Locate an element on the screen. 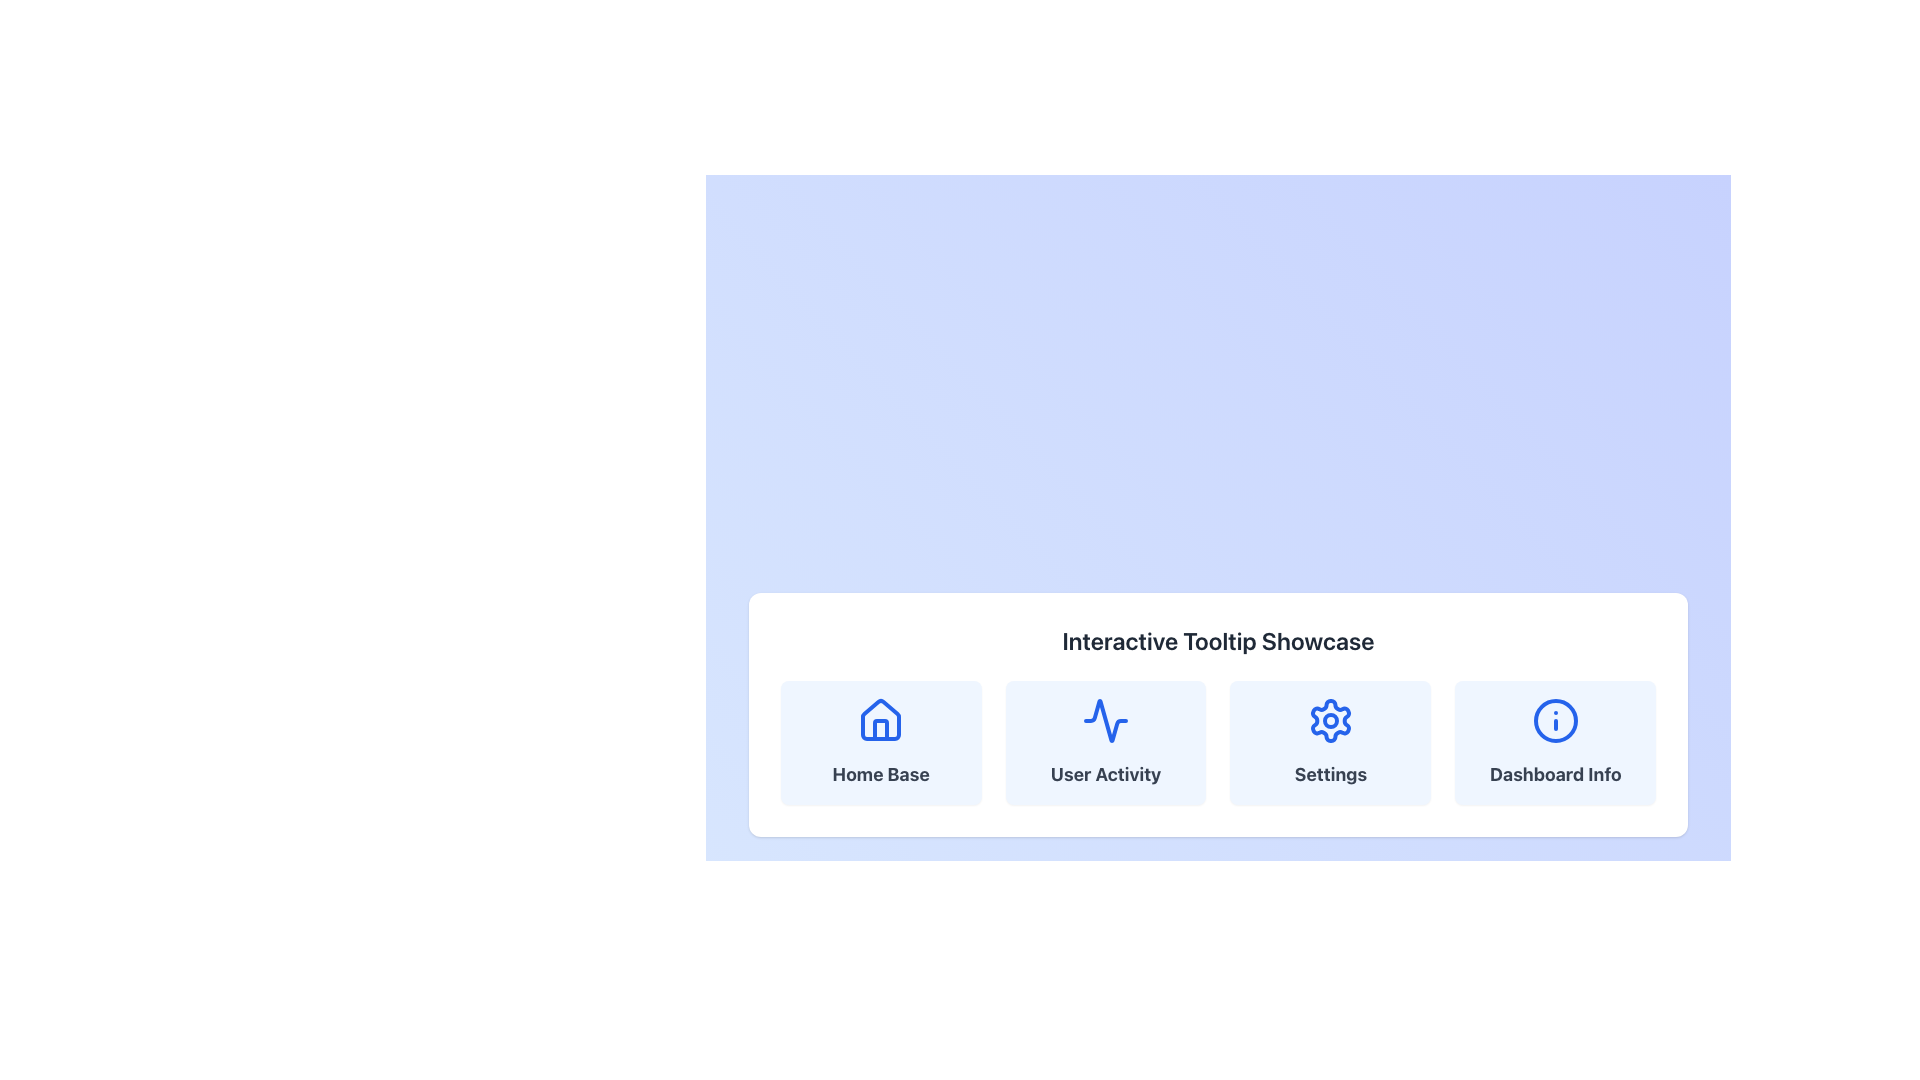 Image resolution: width=1920 pixels, height=1080 pixels. the settings-related text label located in the lower center of the third card from the left, which is between the 'User Activity' and 'Dashboard Info' cards is located at coordinates (1330, 774).